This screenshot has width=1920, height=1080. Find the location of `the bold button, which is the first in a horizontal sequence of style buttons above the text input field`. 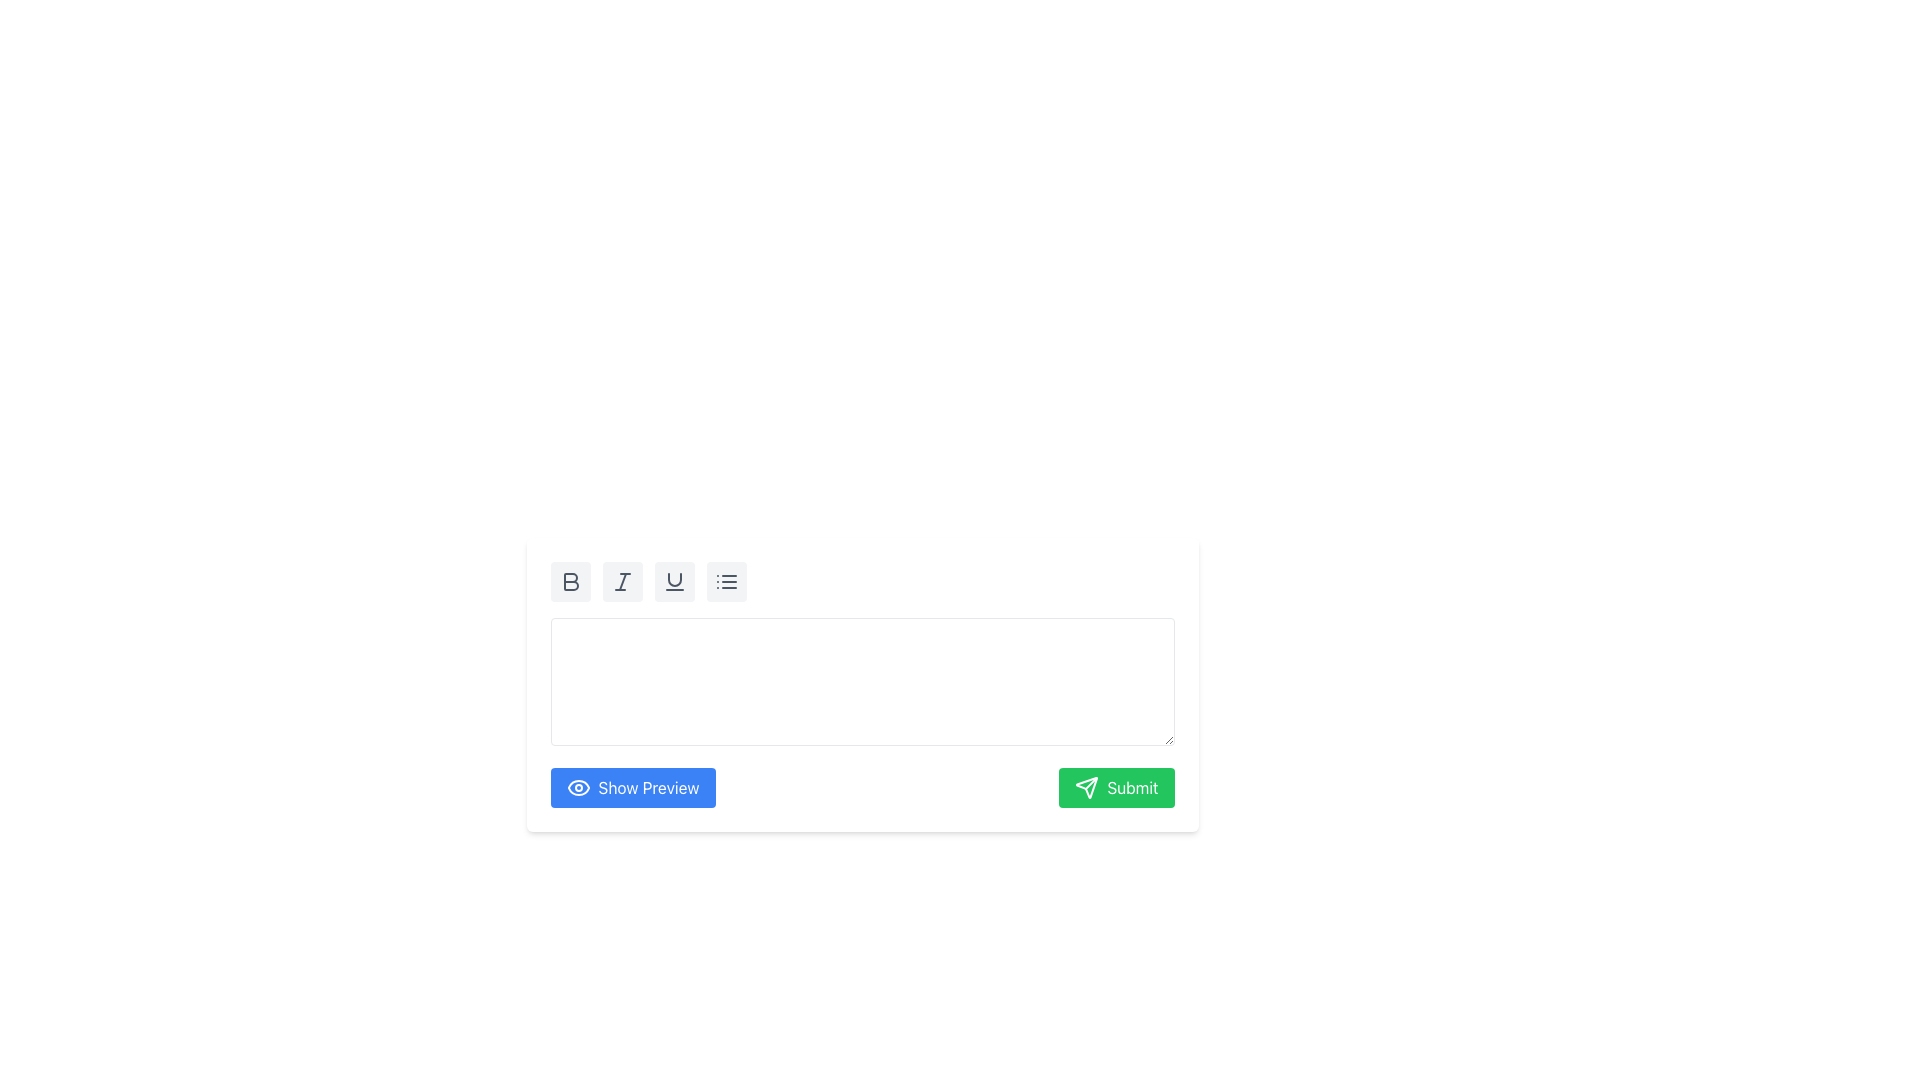

the bold button, which is the first in a horizontal sequence of style buttons above the text input field is located at coordinates (569, 582).